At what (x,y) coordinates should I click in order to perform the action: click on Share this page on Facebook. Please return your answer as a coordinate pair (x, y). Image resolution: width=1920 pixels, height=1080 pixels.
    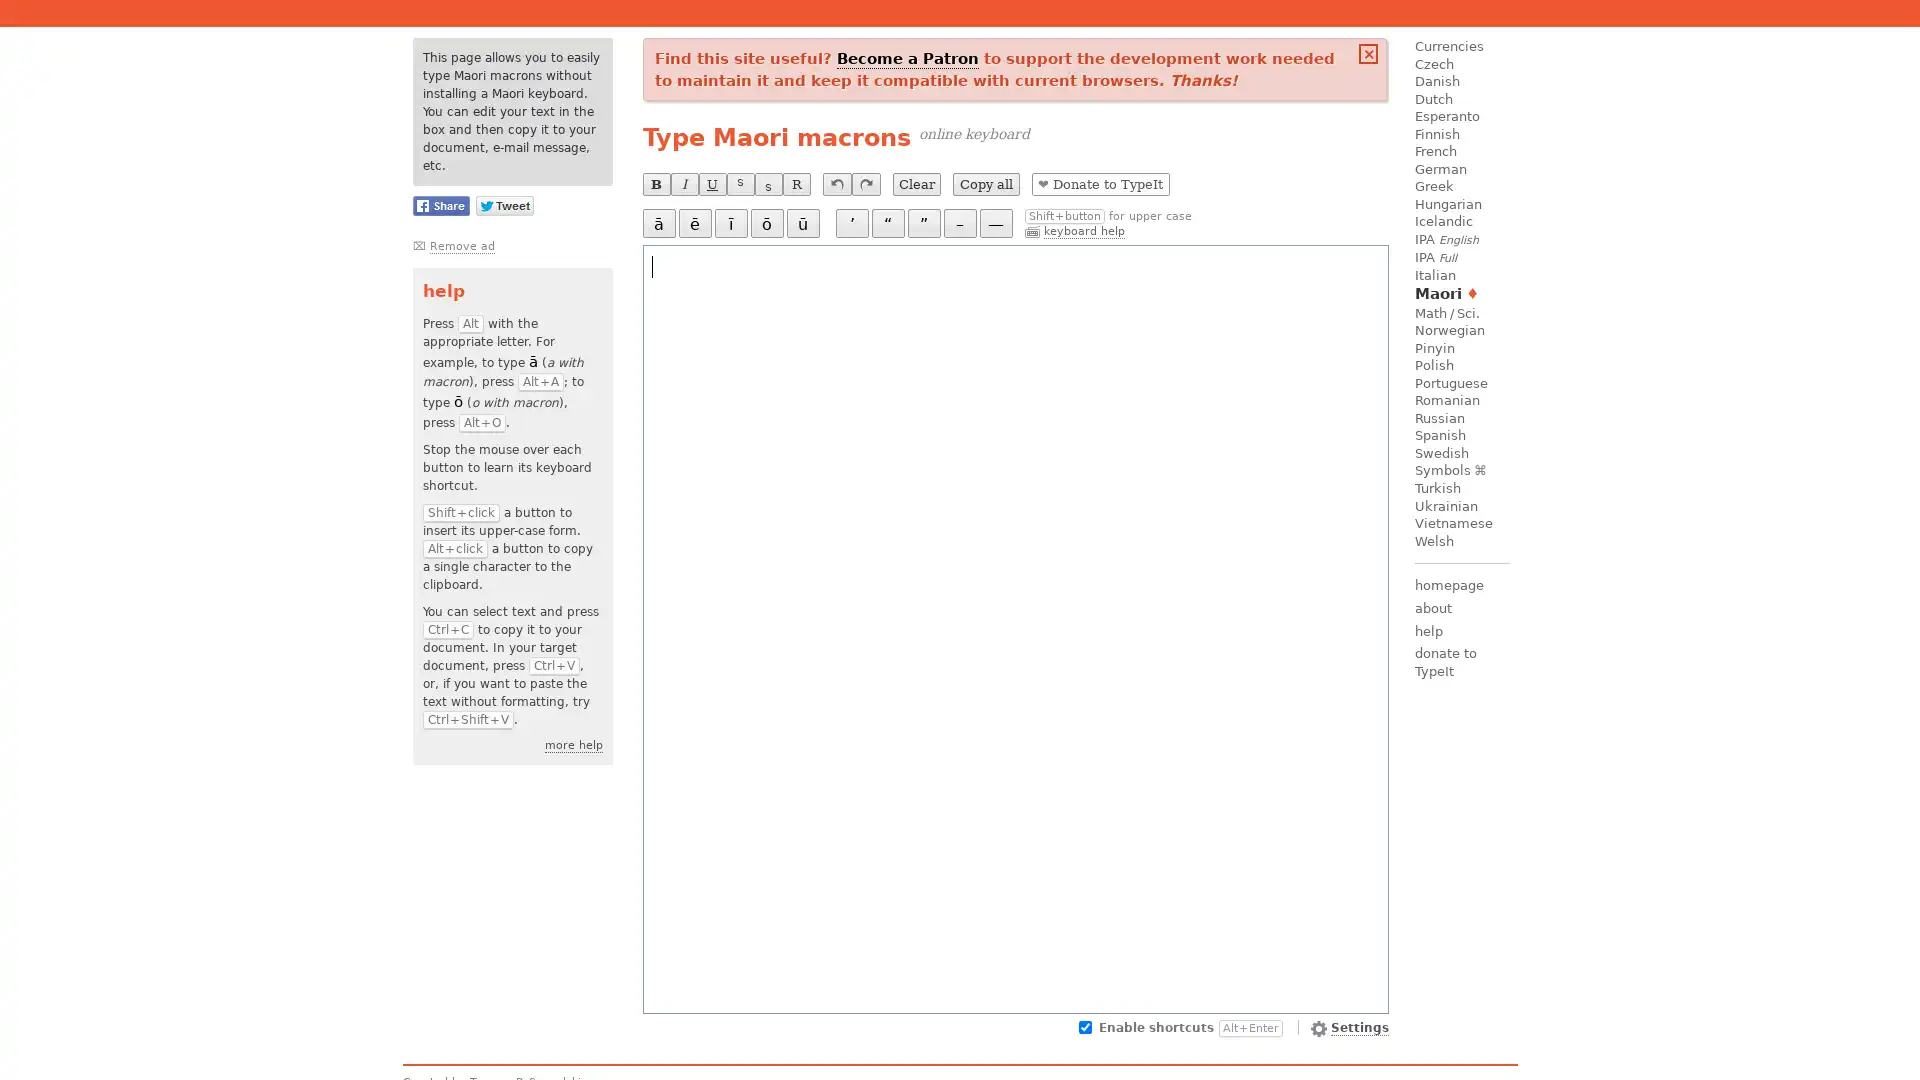
    Looking at the image, I should click on (439, 205).